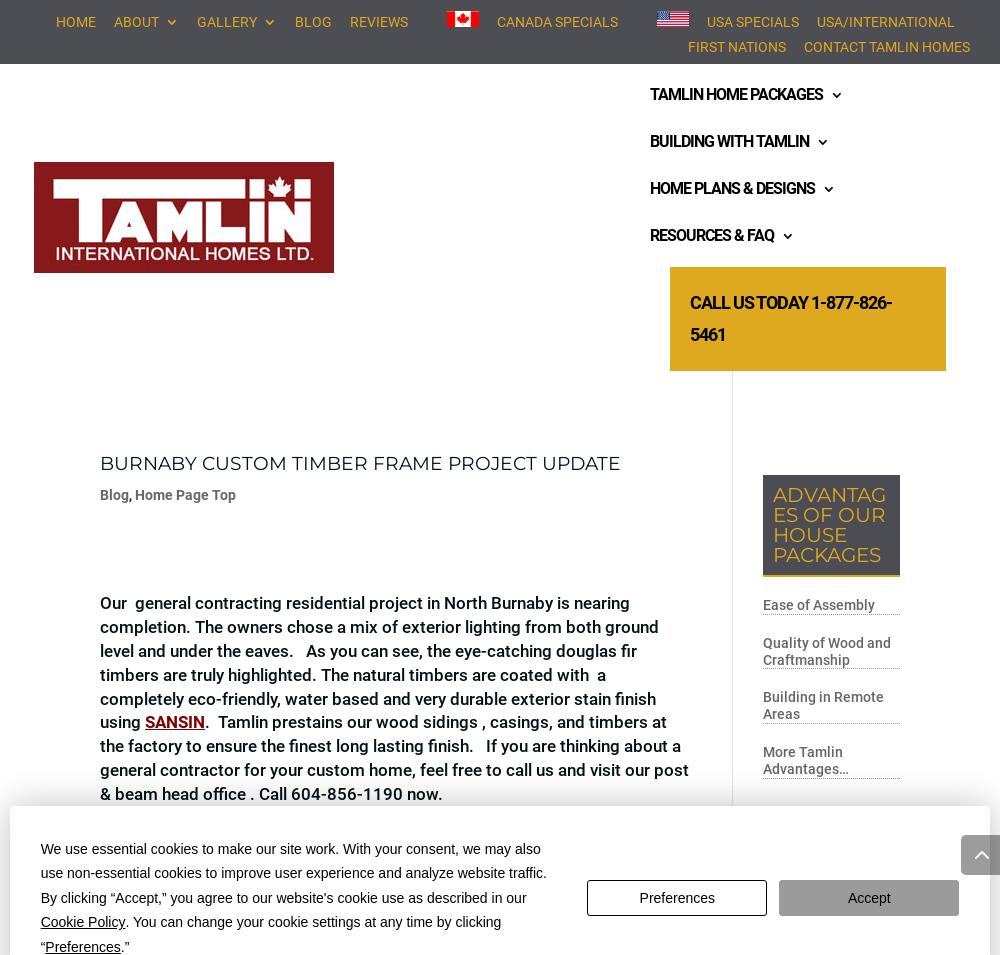  Describe the element at coordinates (349, 20) in the screenshot. I see `'Reviews'` at that location.